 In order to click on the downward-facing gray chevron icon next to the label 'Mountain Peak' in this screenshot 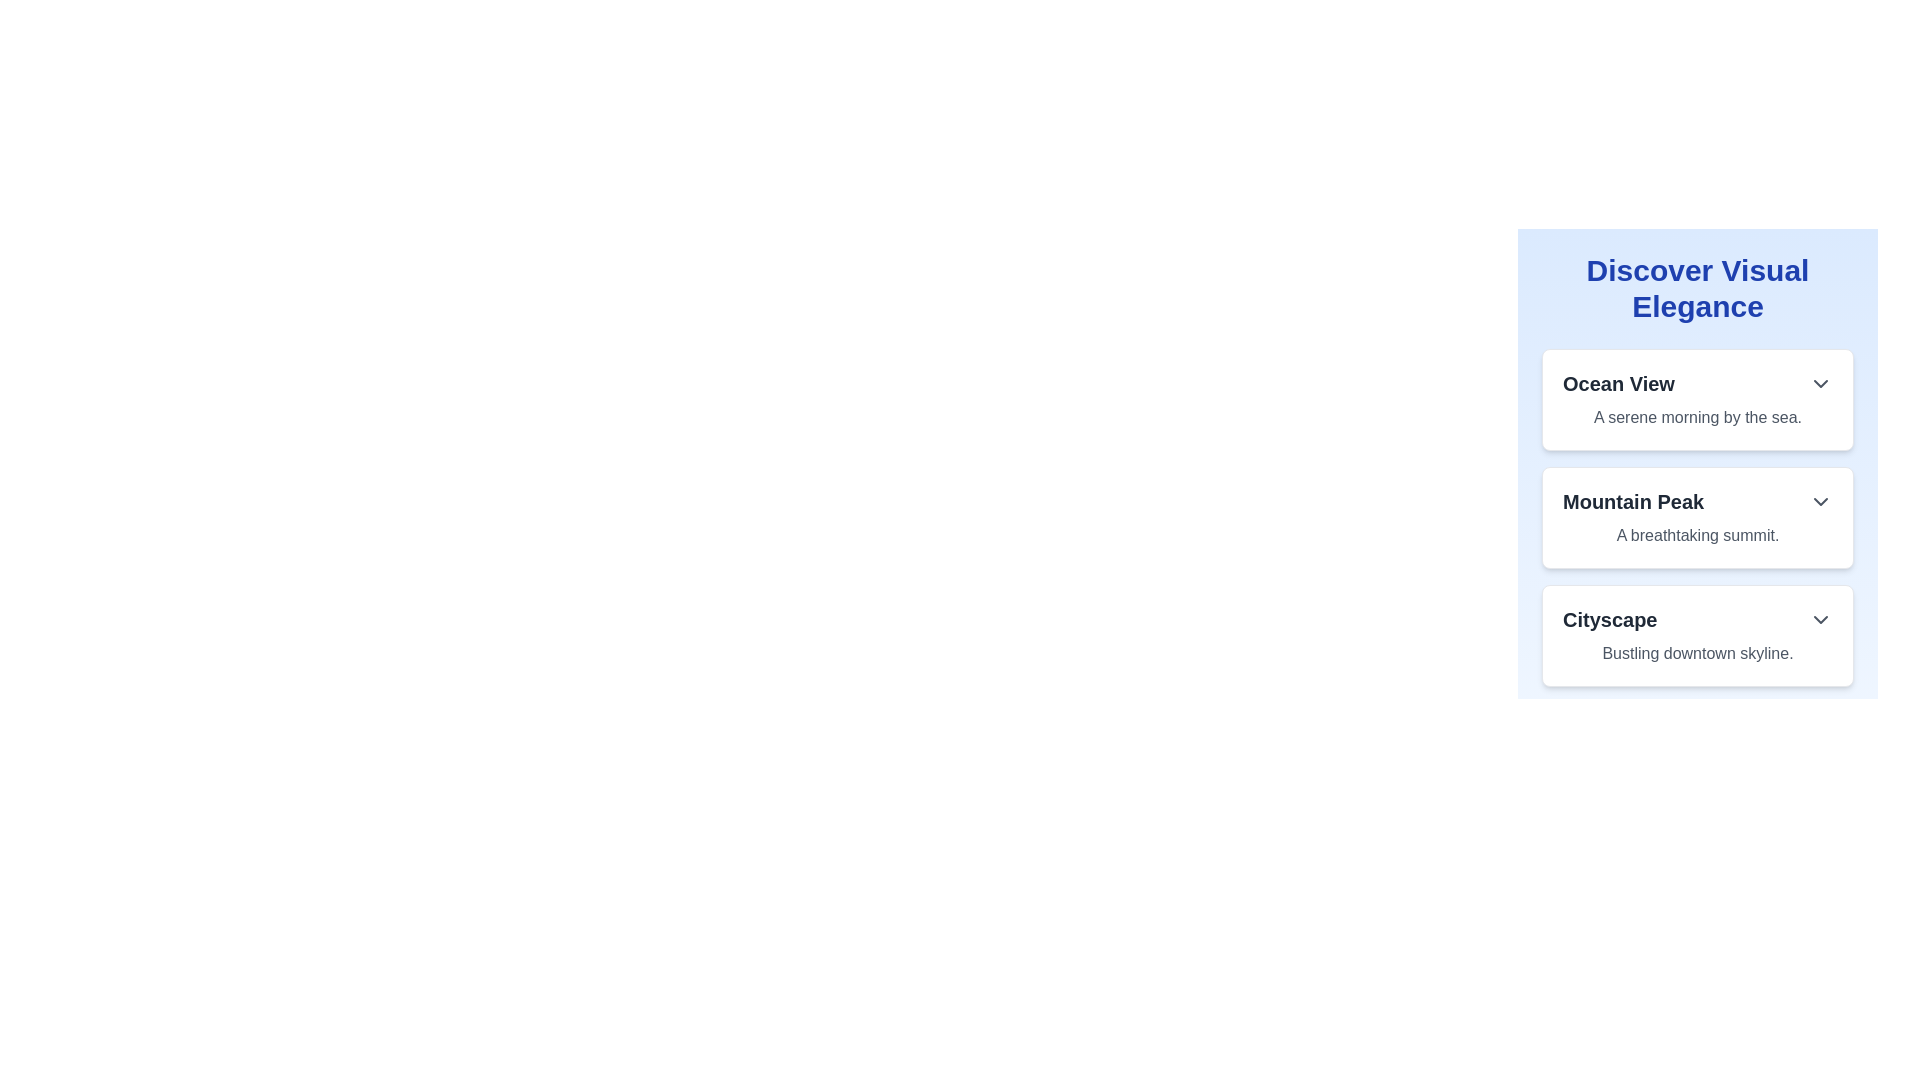, I will do `click(1820, 500)`.